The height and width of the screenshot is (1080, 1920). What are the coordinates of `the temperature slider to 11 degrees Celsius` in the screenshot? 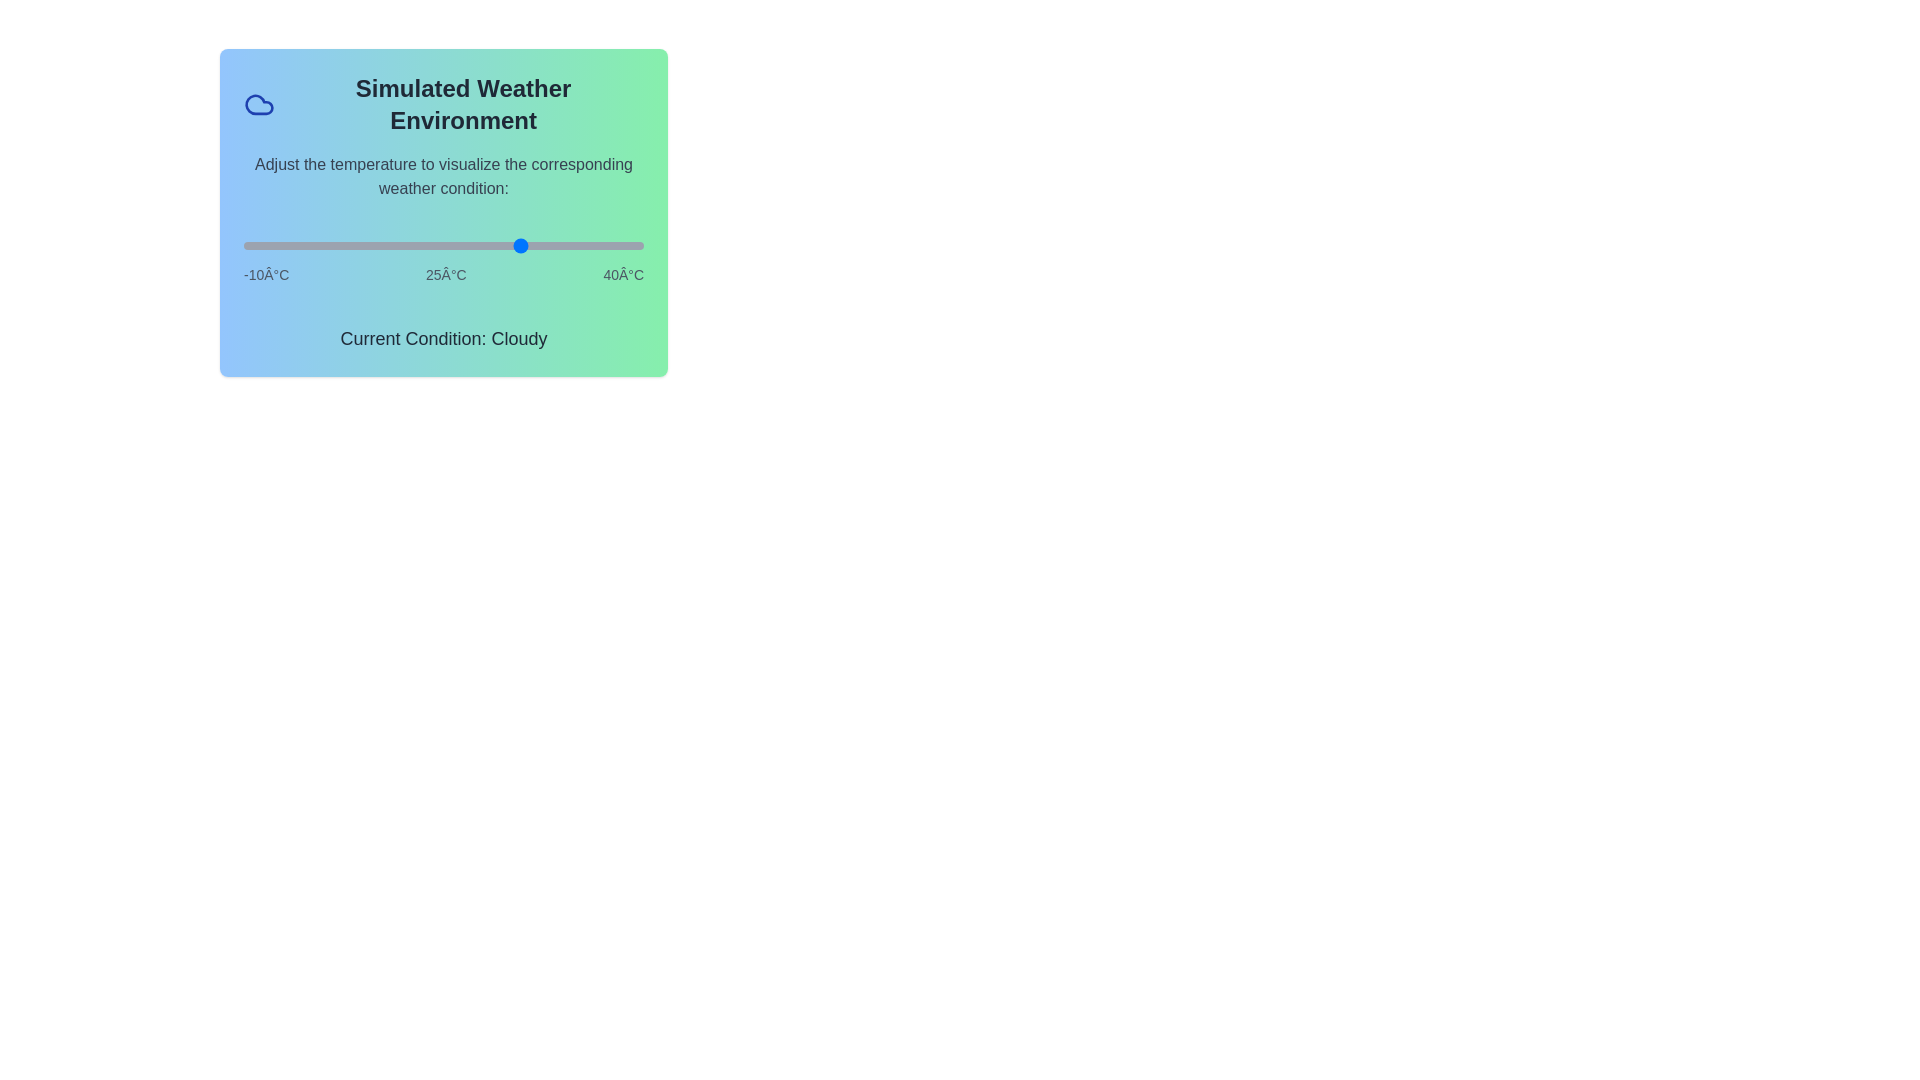 It's located at (411, 245).